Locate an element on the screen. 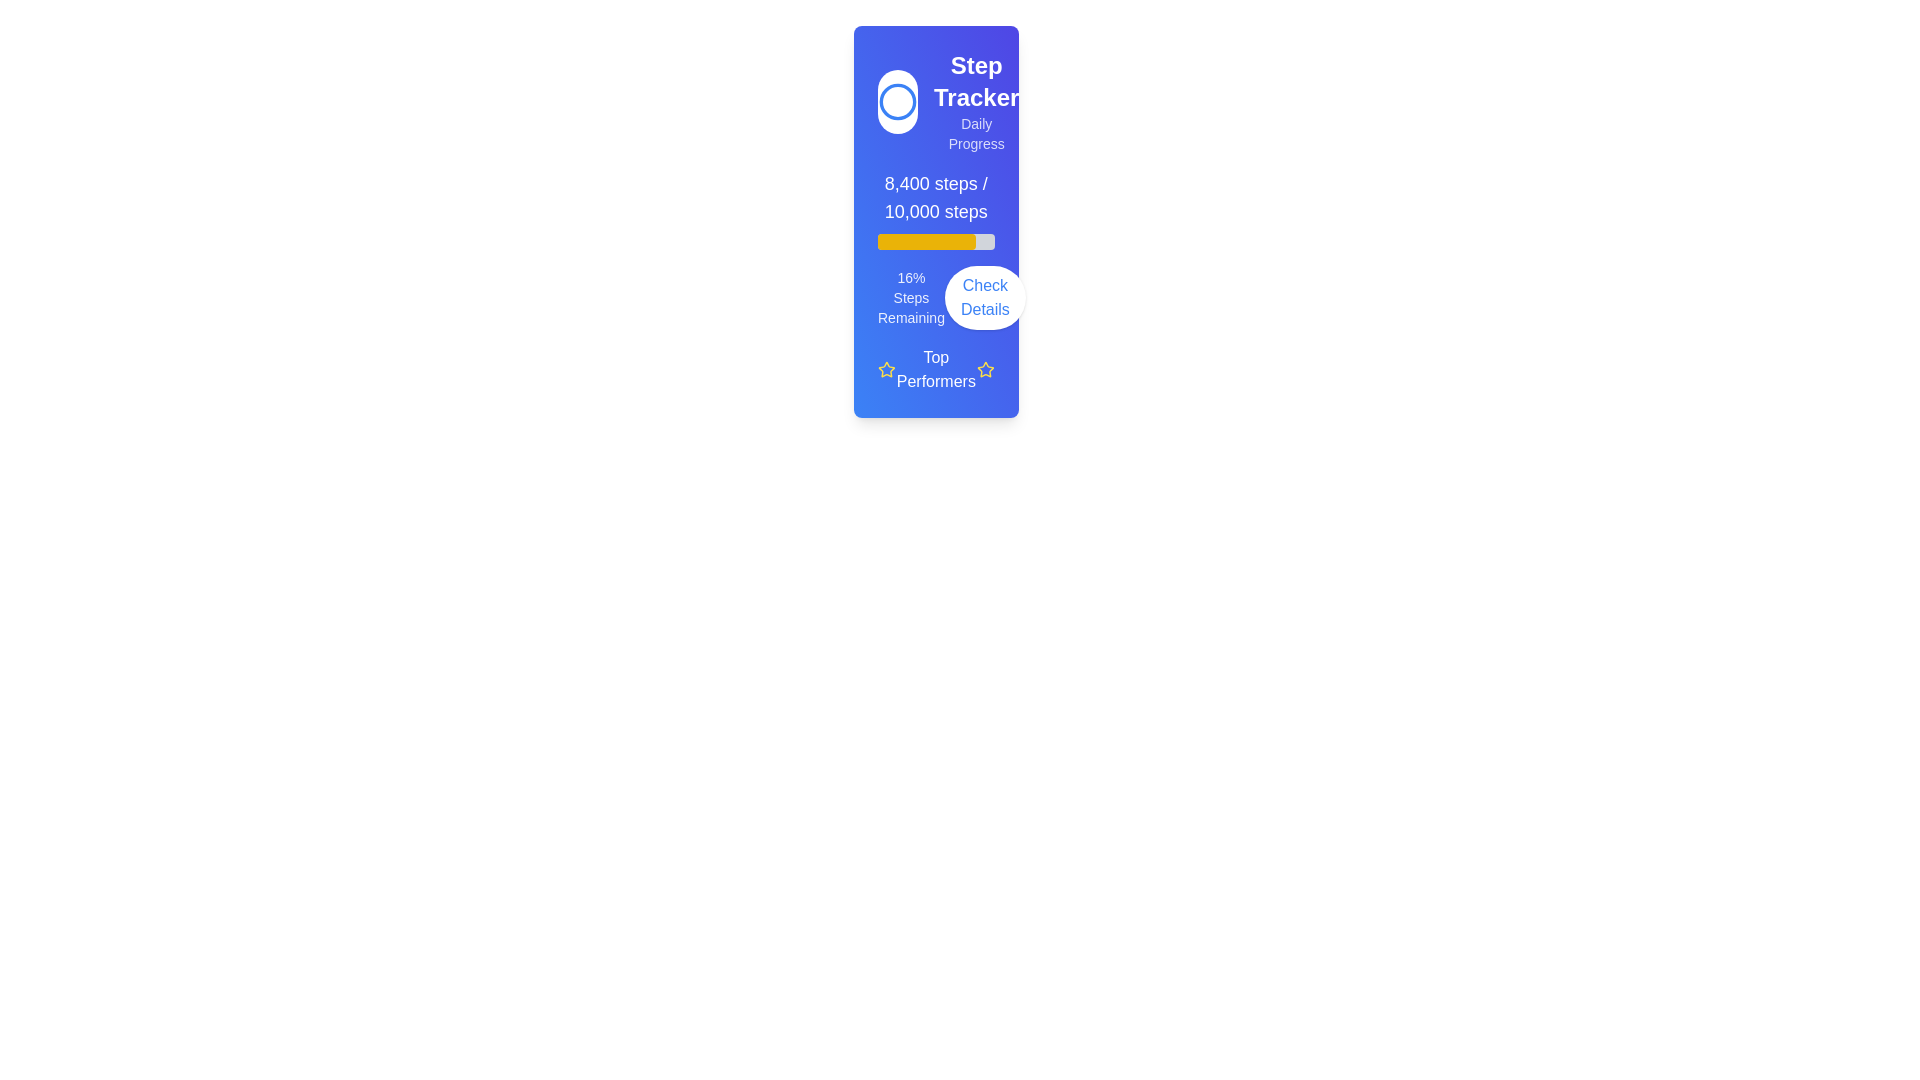  the 'Check Details' button located to the right of the '16% Steps Remaining' text element is located at coordinates (985, 297).